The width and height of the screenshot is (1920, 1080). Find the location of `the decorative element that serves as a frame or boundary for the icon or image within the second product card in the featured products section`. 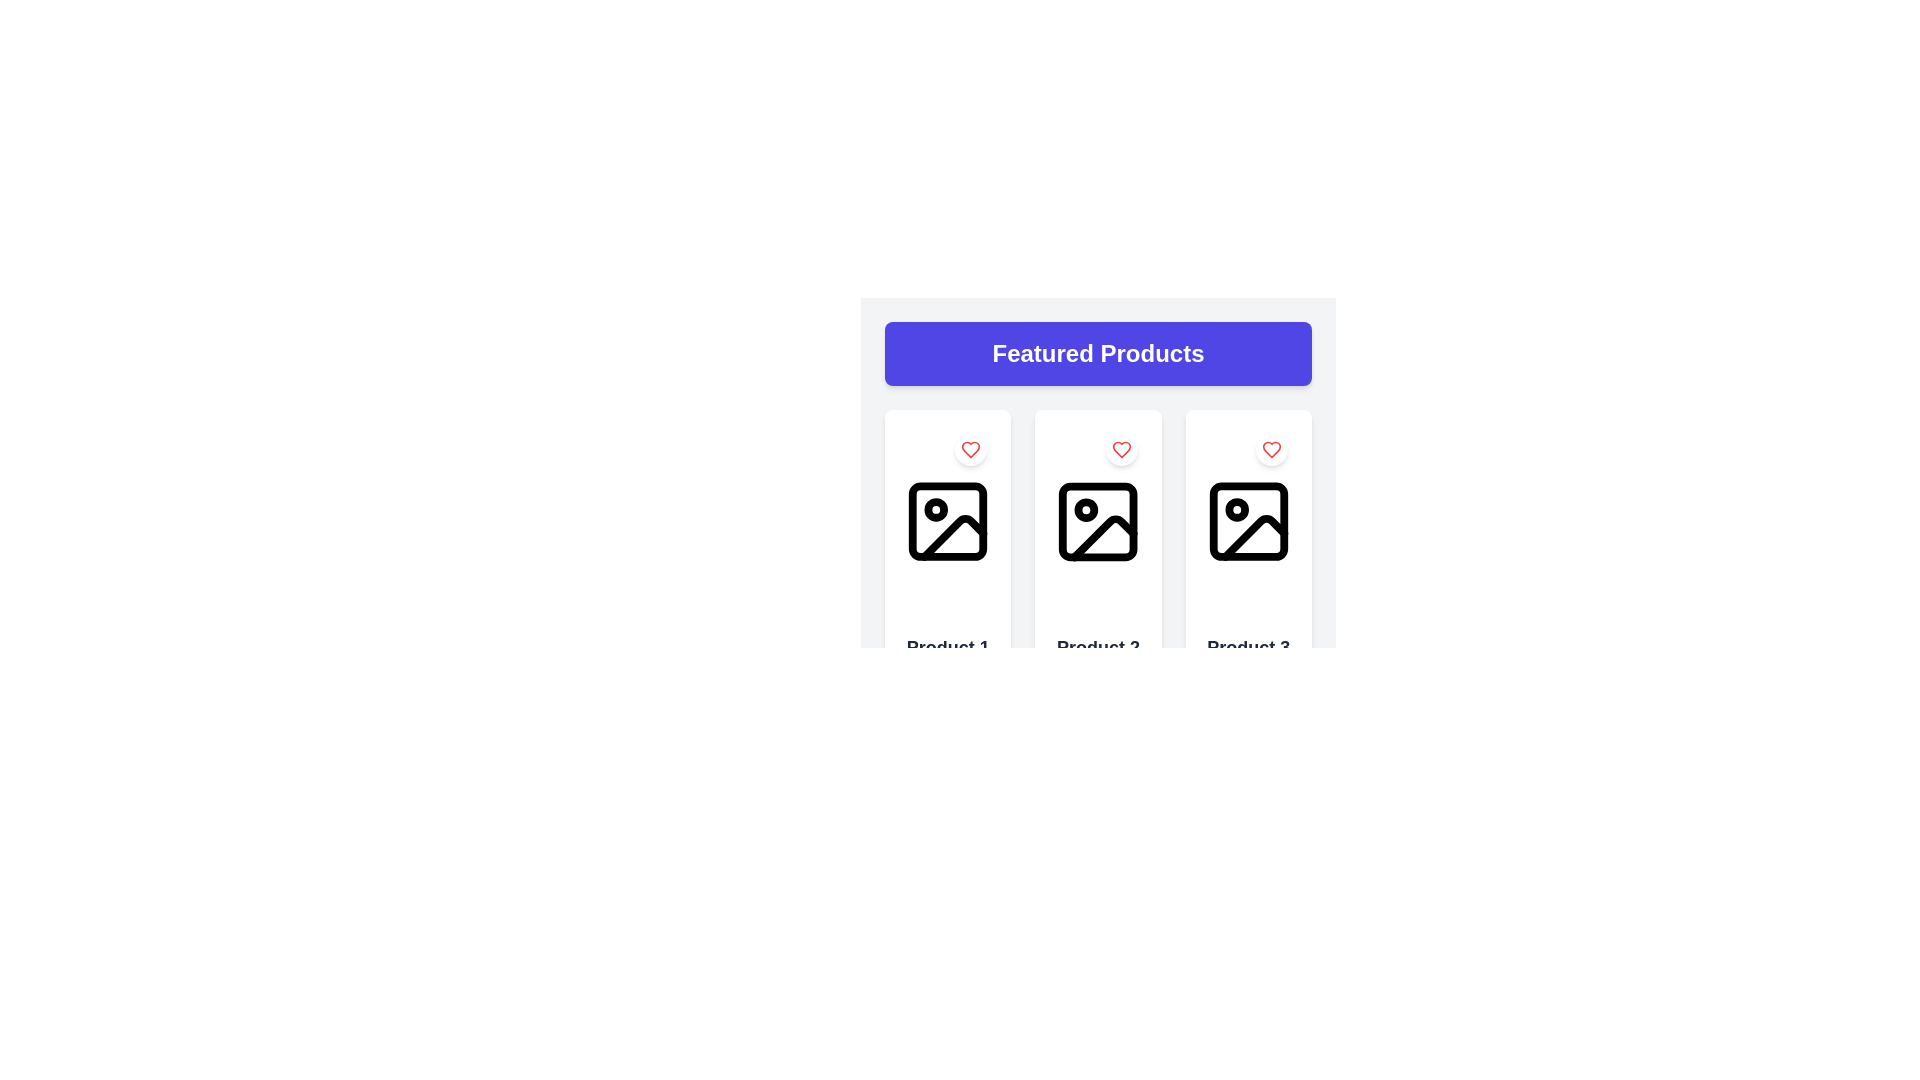

the decorative element that serves as a frame or boundary for the icon or image within the second product card in the featured products section is located at coordinates (1097, 520).